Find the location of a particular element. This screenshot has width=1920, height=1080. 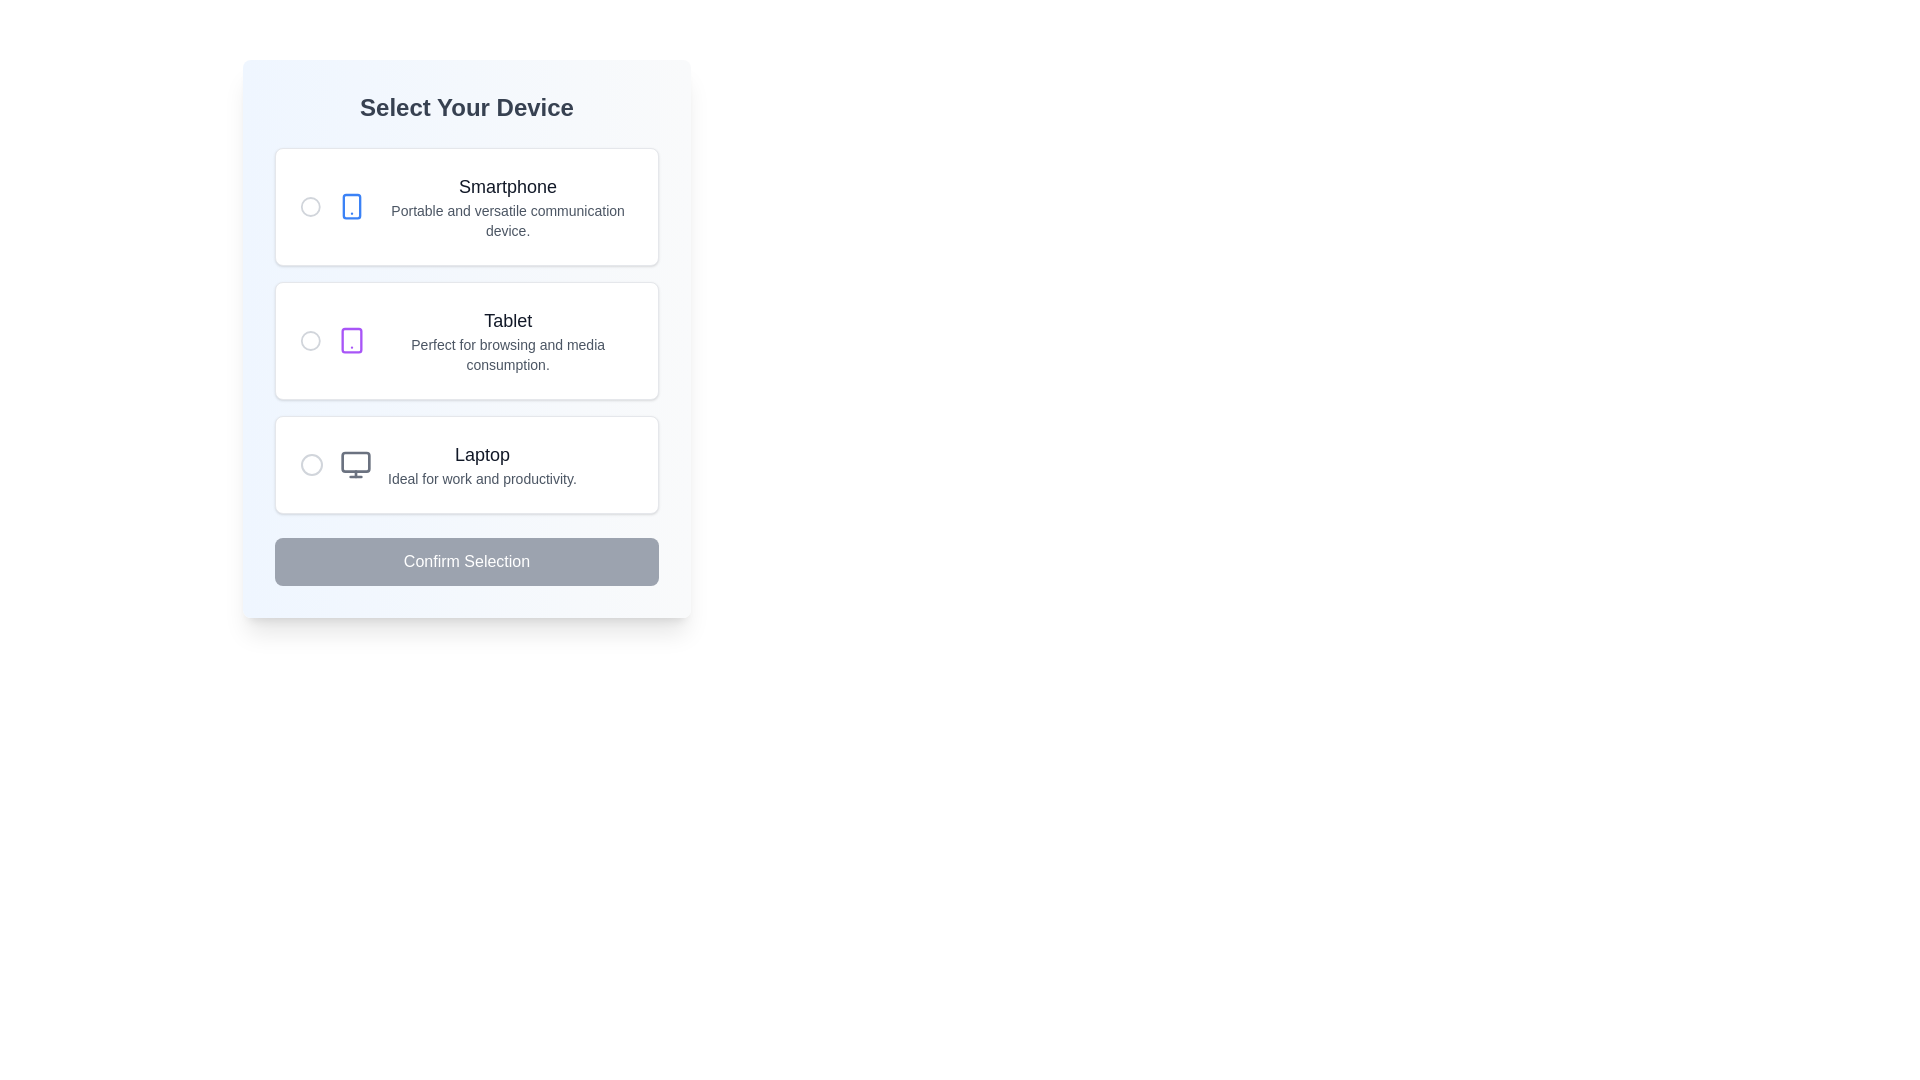

the decorative purple rounded rectangle inside the tablet icon representing the 'Tablet' selection option is located at coordinates (351, 339).